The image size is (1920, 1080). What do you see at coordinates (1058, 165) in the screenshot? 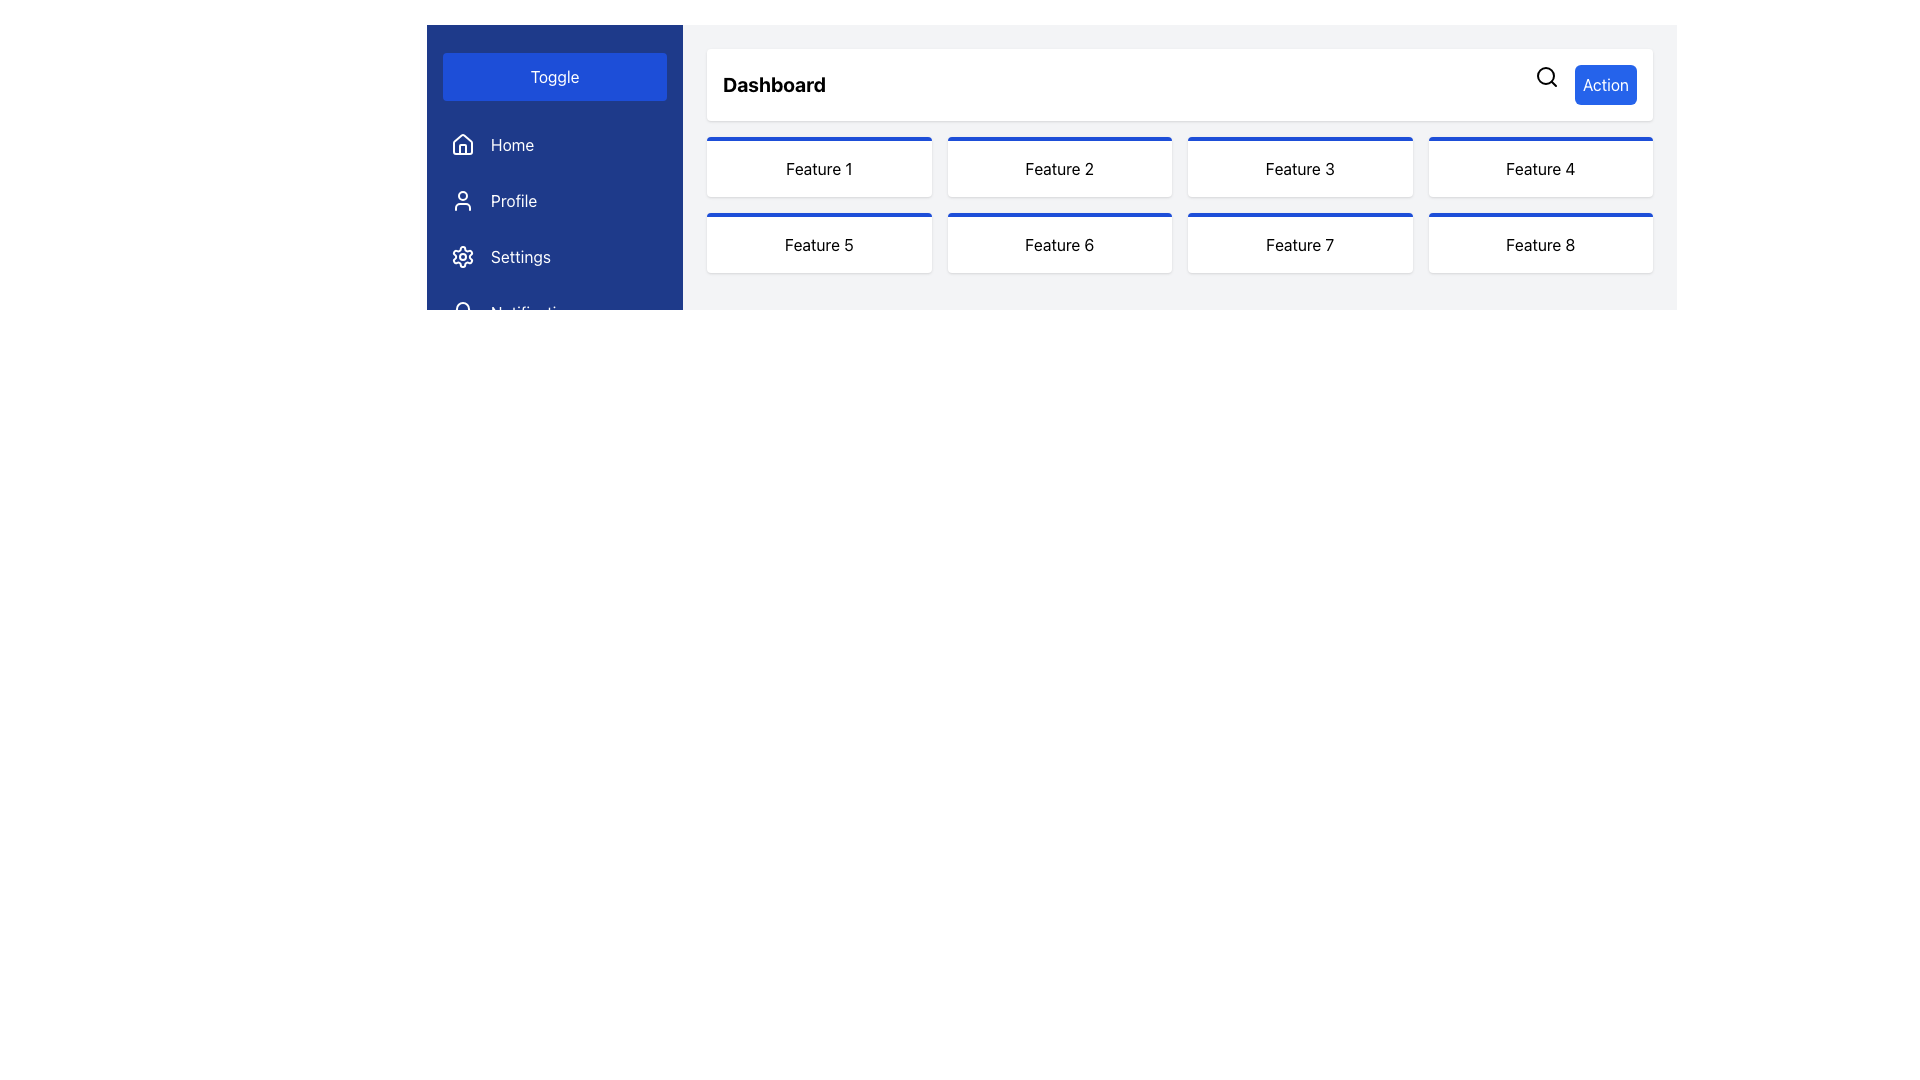
I see `the second Card or Tile in the grid layout` at bounding box center [1058, 165].